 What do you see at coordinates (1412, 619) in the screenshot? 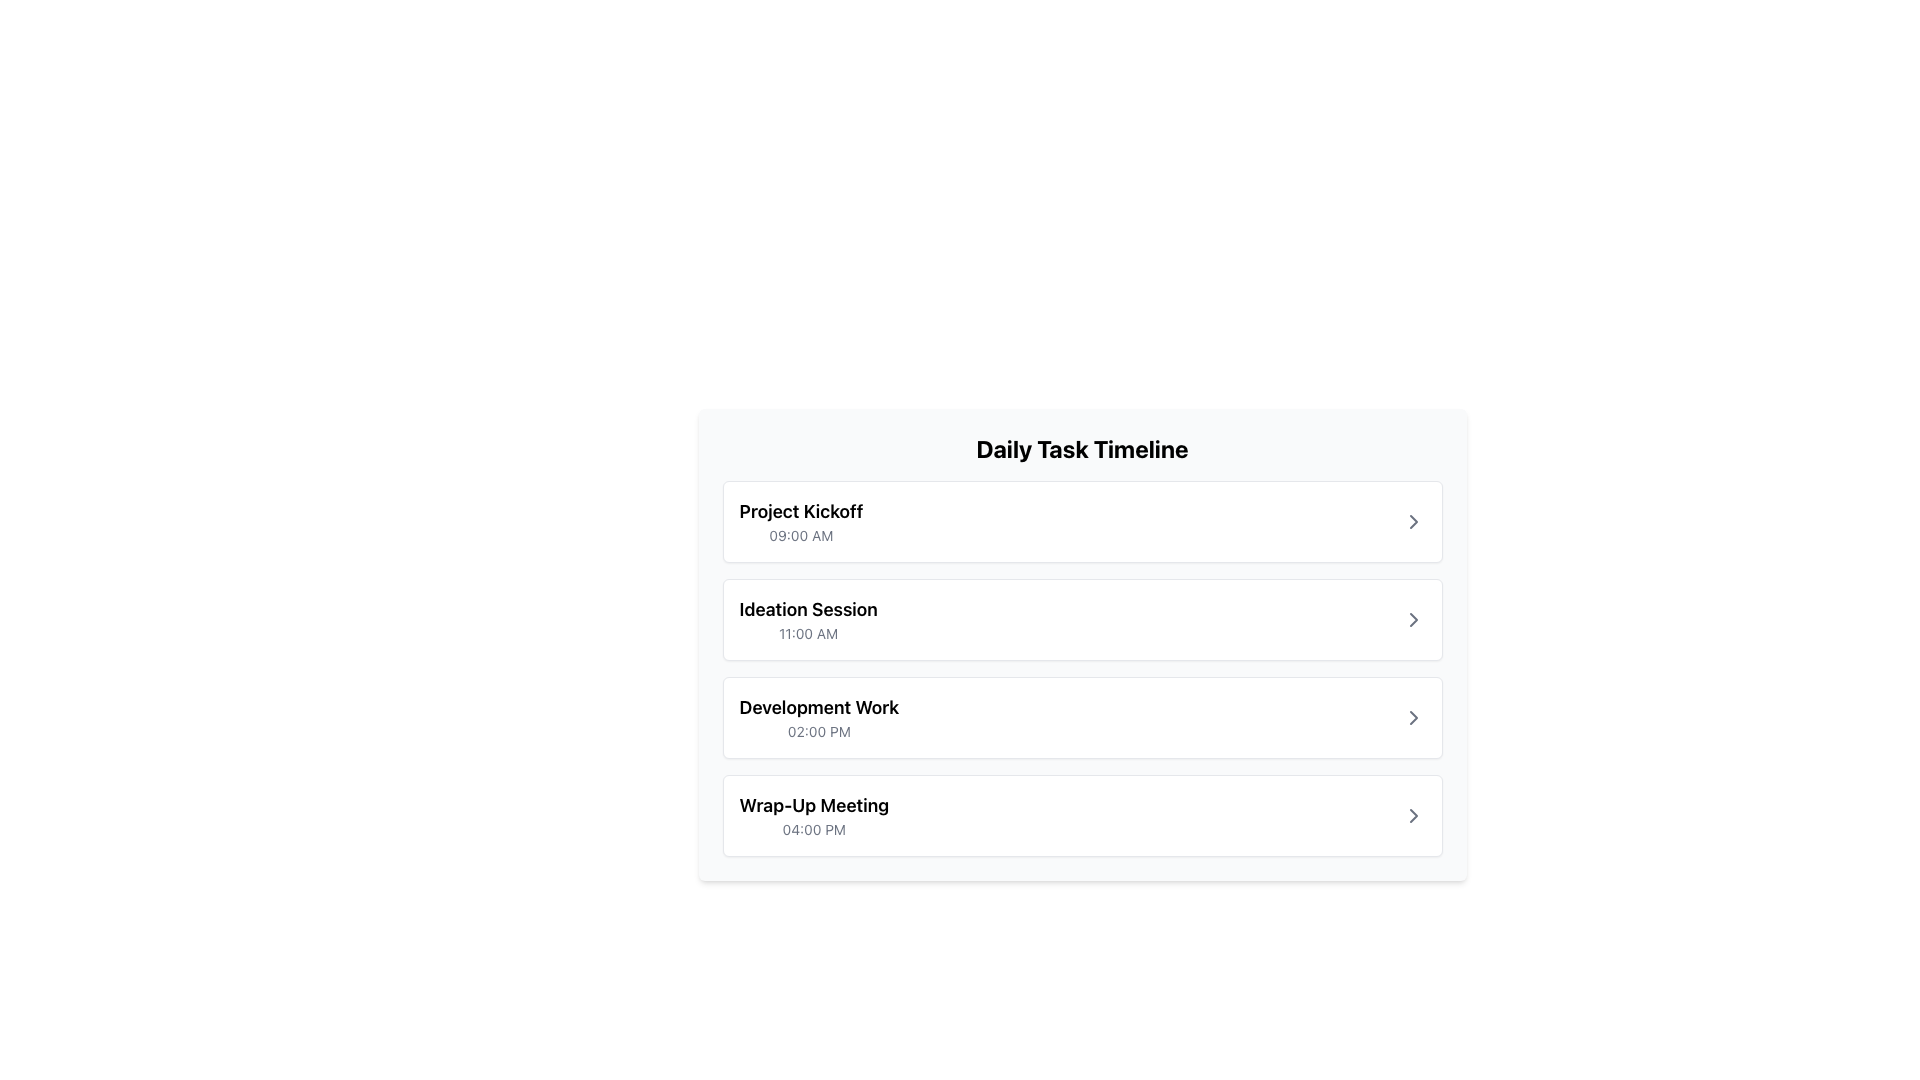
I see `the small gray arrow icon button located at the far-right of the 'Ideation Session 11:00 AM' entry in the list` at bounding box center [1412, 619].